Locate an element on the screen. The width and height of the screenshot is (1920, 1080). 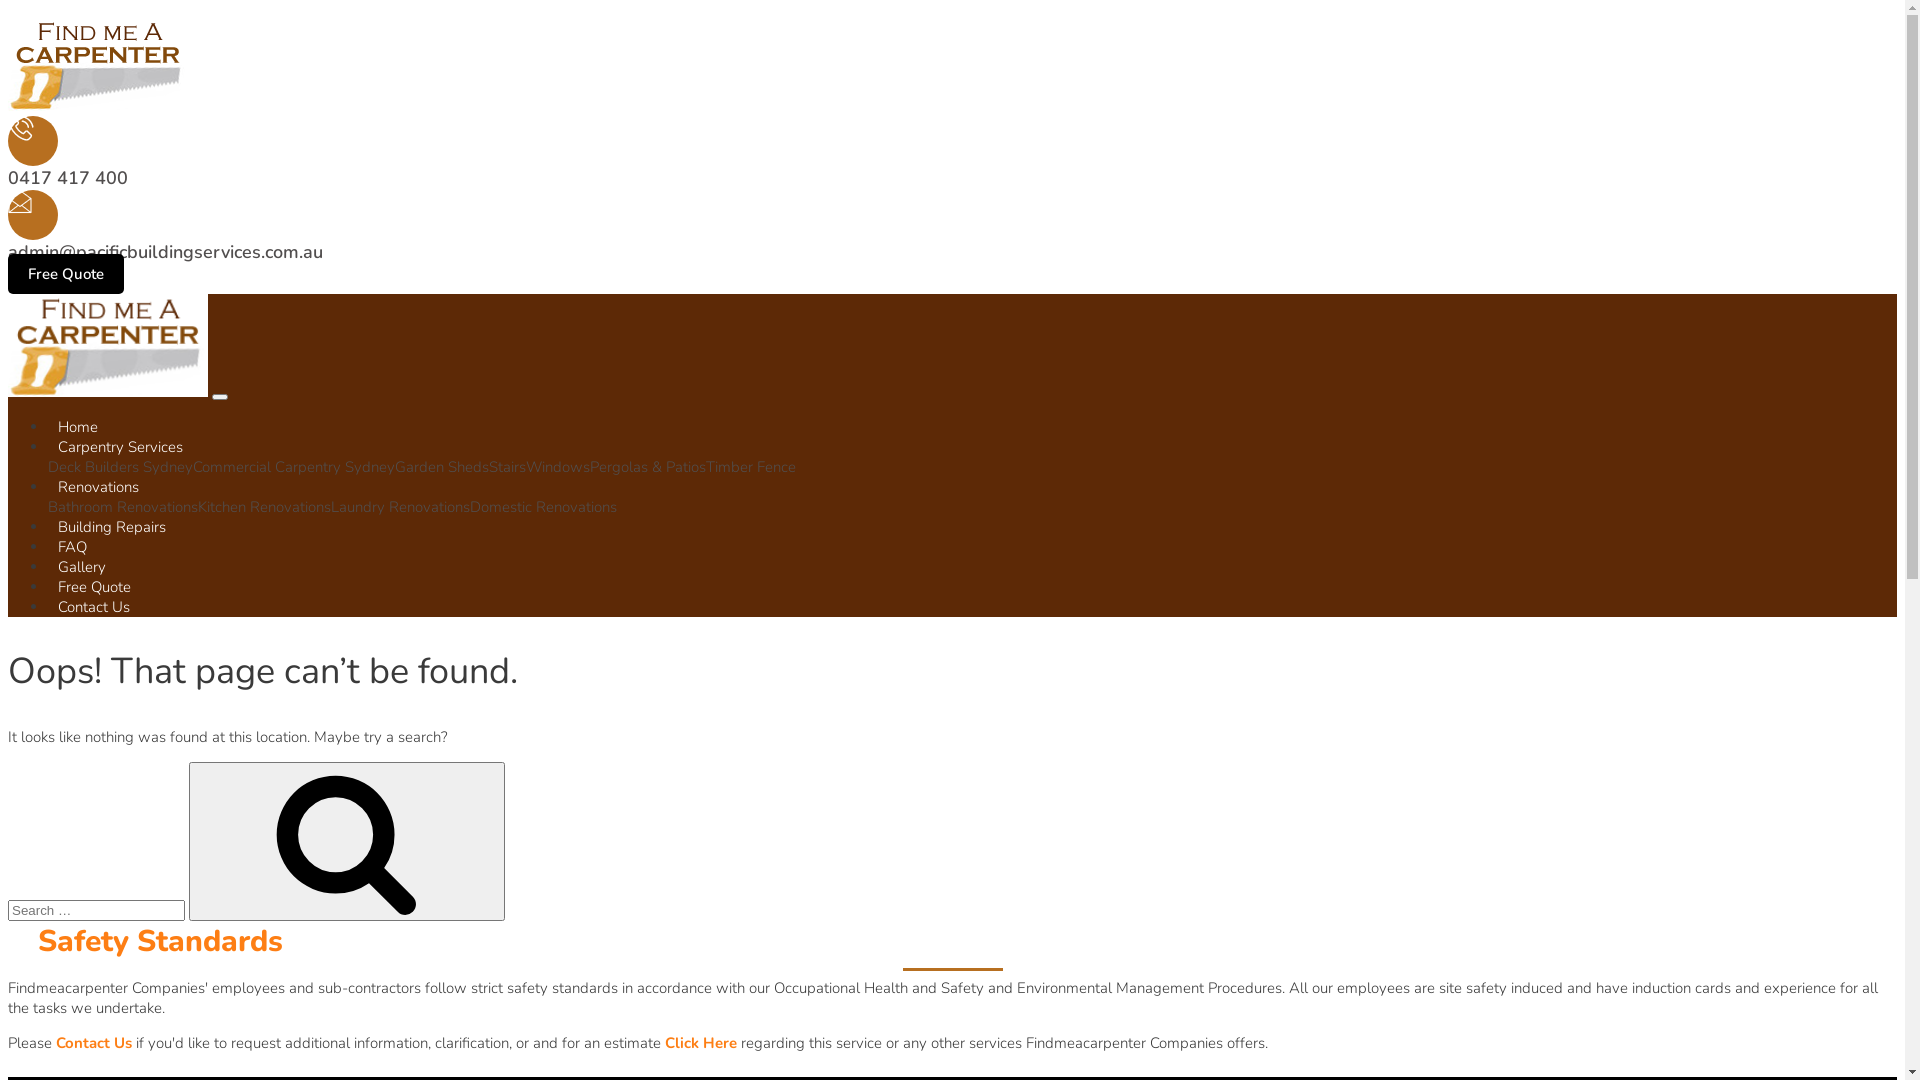
'Renovations' is located at coordinates (97, 486).